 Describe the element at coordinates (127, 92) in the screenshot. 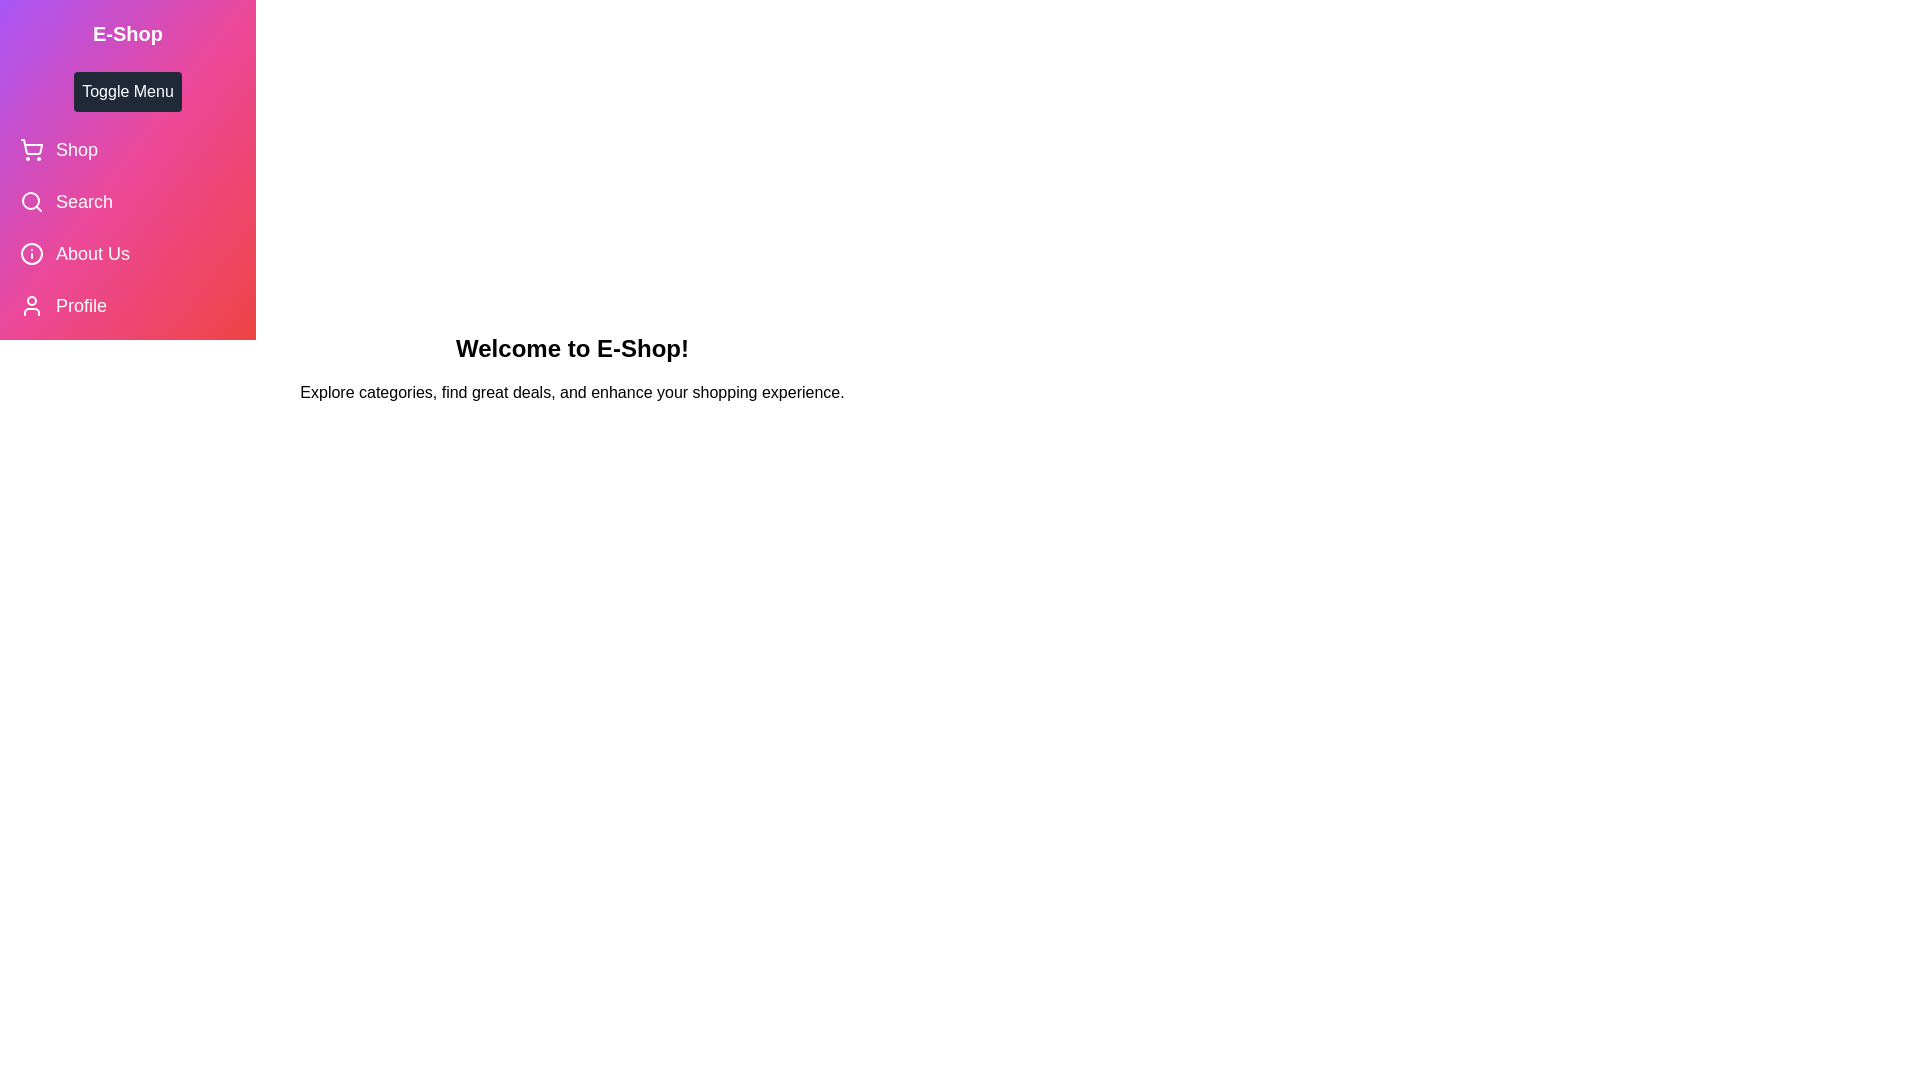

I see `the 'Toggle Menu' button to toggle the visibility of the drawer` at that location.